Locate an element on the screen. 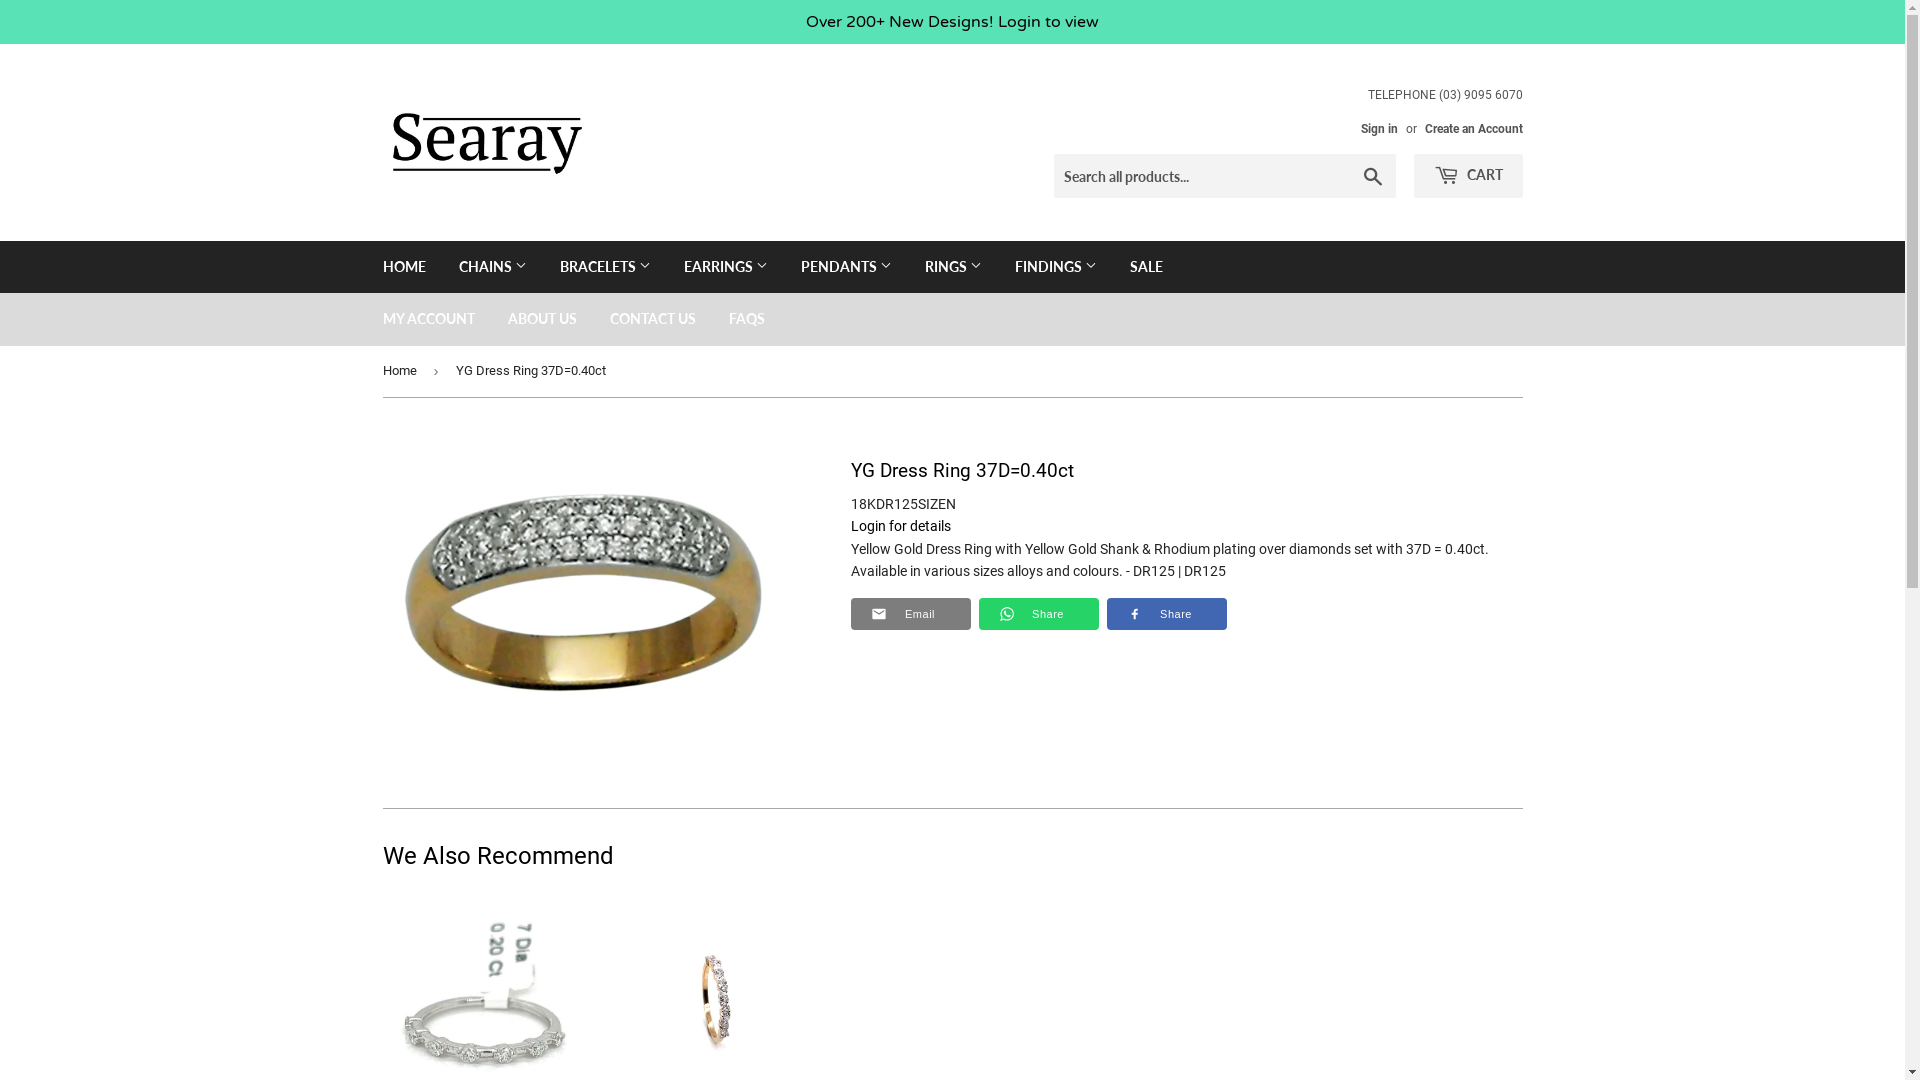  'CONTACT US' is located at coordinates (652, 318).